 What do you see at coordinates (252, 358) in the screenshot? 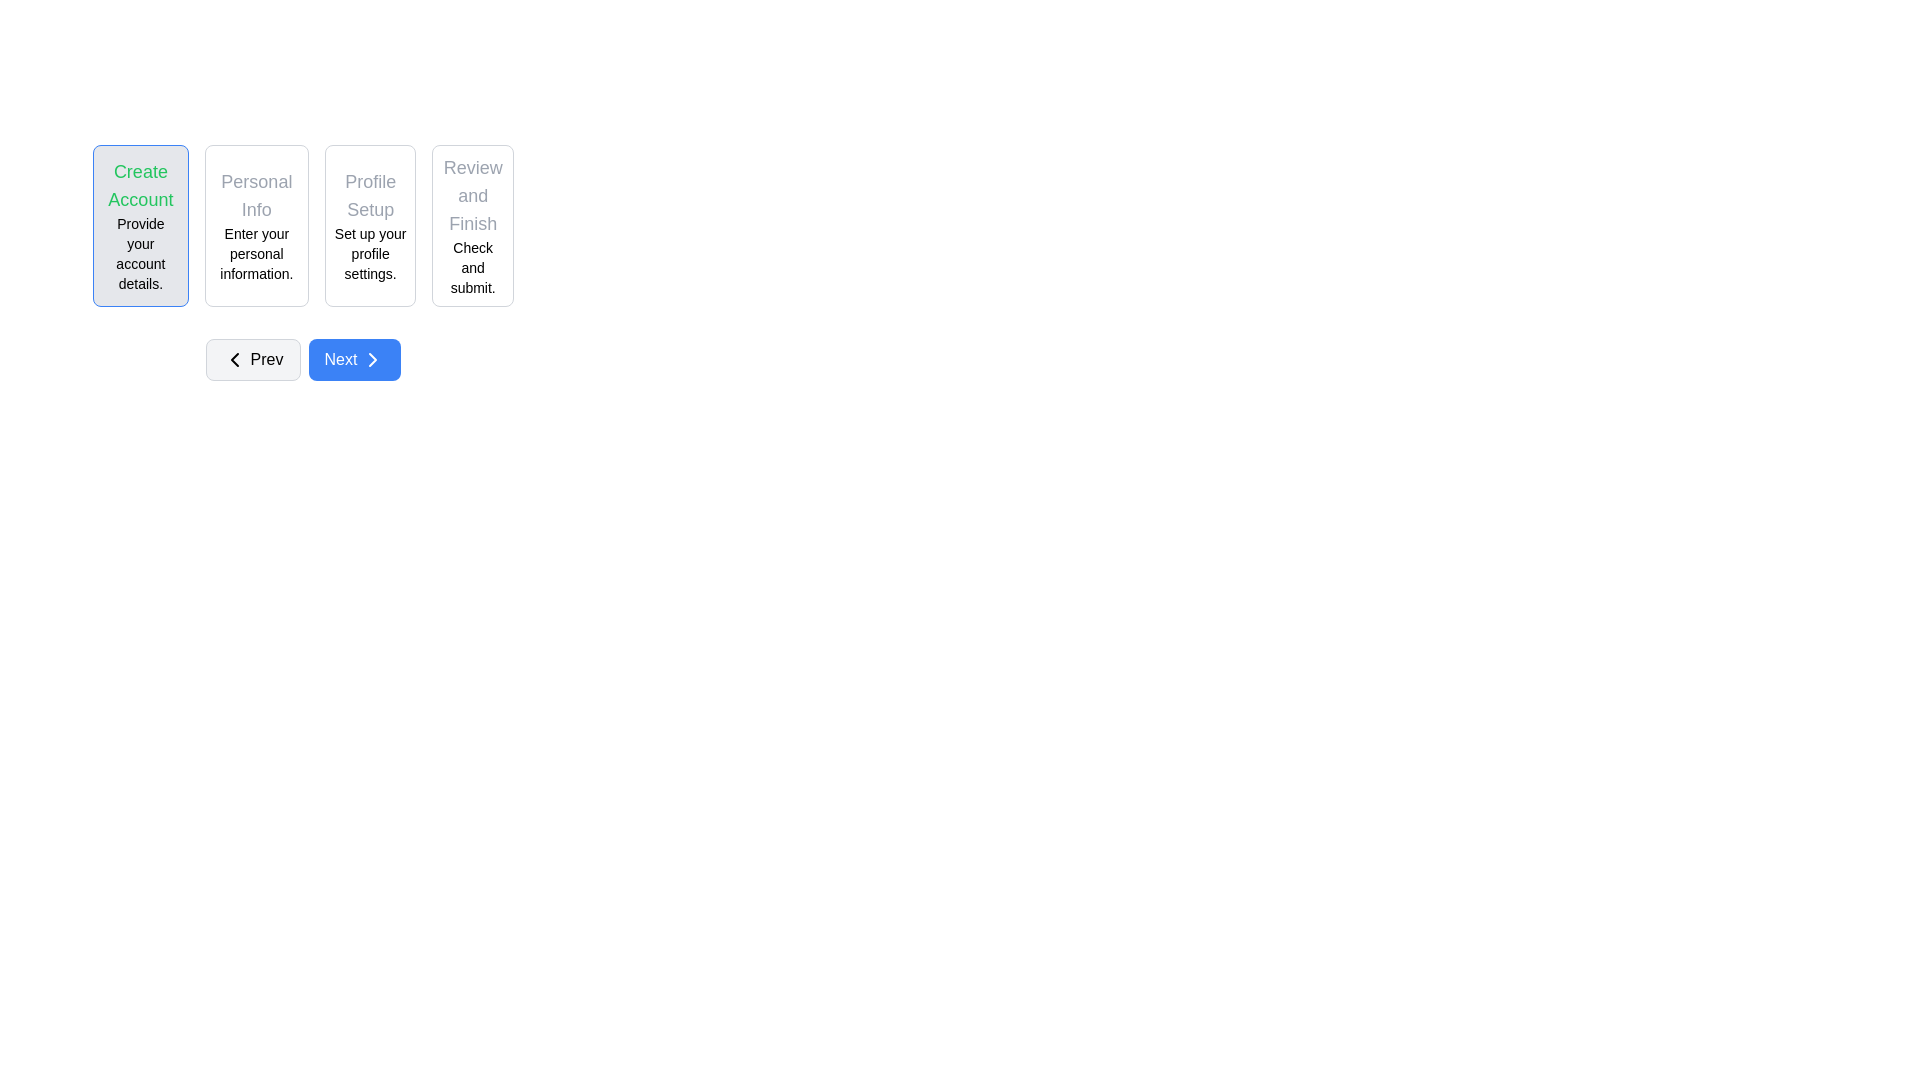
I see `the 'Prev' button which features a leftward pointing chevron icon and the text 'Prev', located at the bottom center of the interface, to change its background color` at bounding box center [252, 358].